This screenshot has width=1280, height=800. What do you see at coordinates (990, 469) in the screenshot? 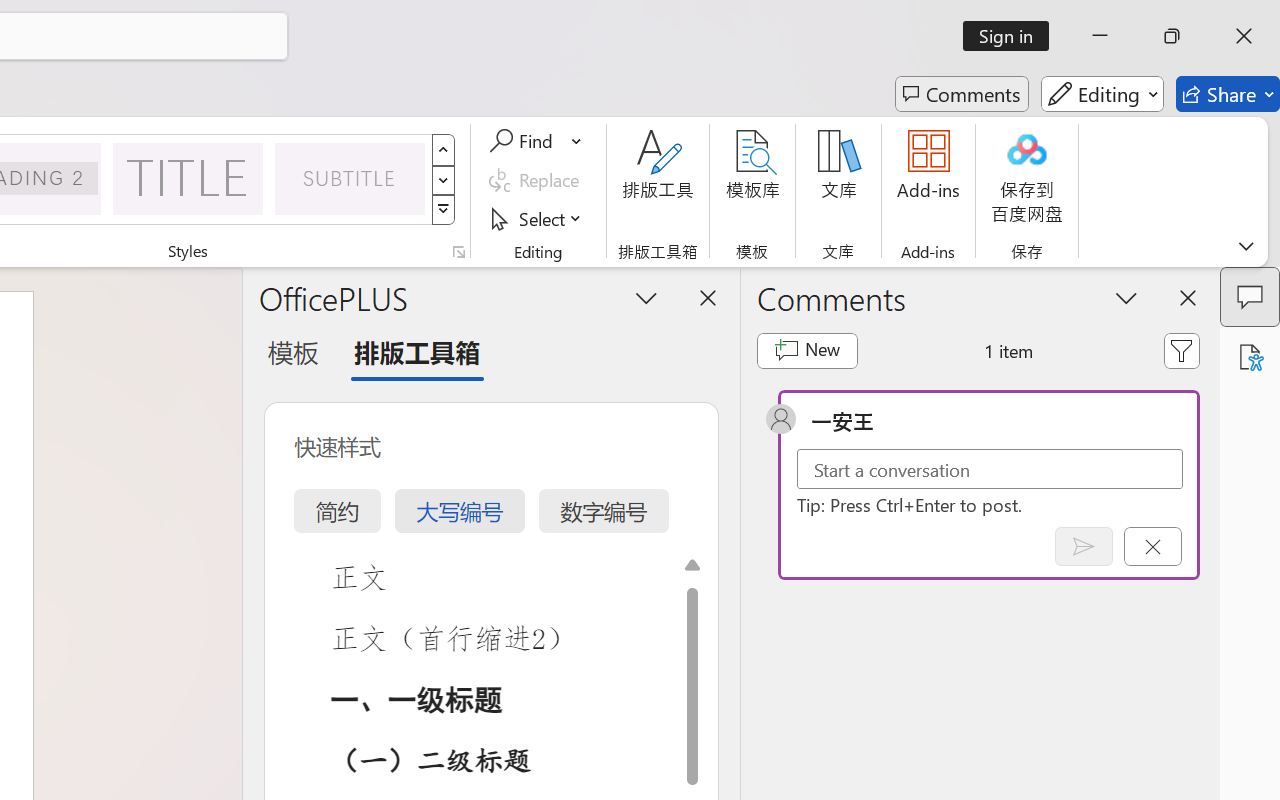
I see `'Start a conversation'` at bounding box center [990, 469].